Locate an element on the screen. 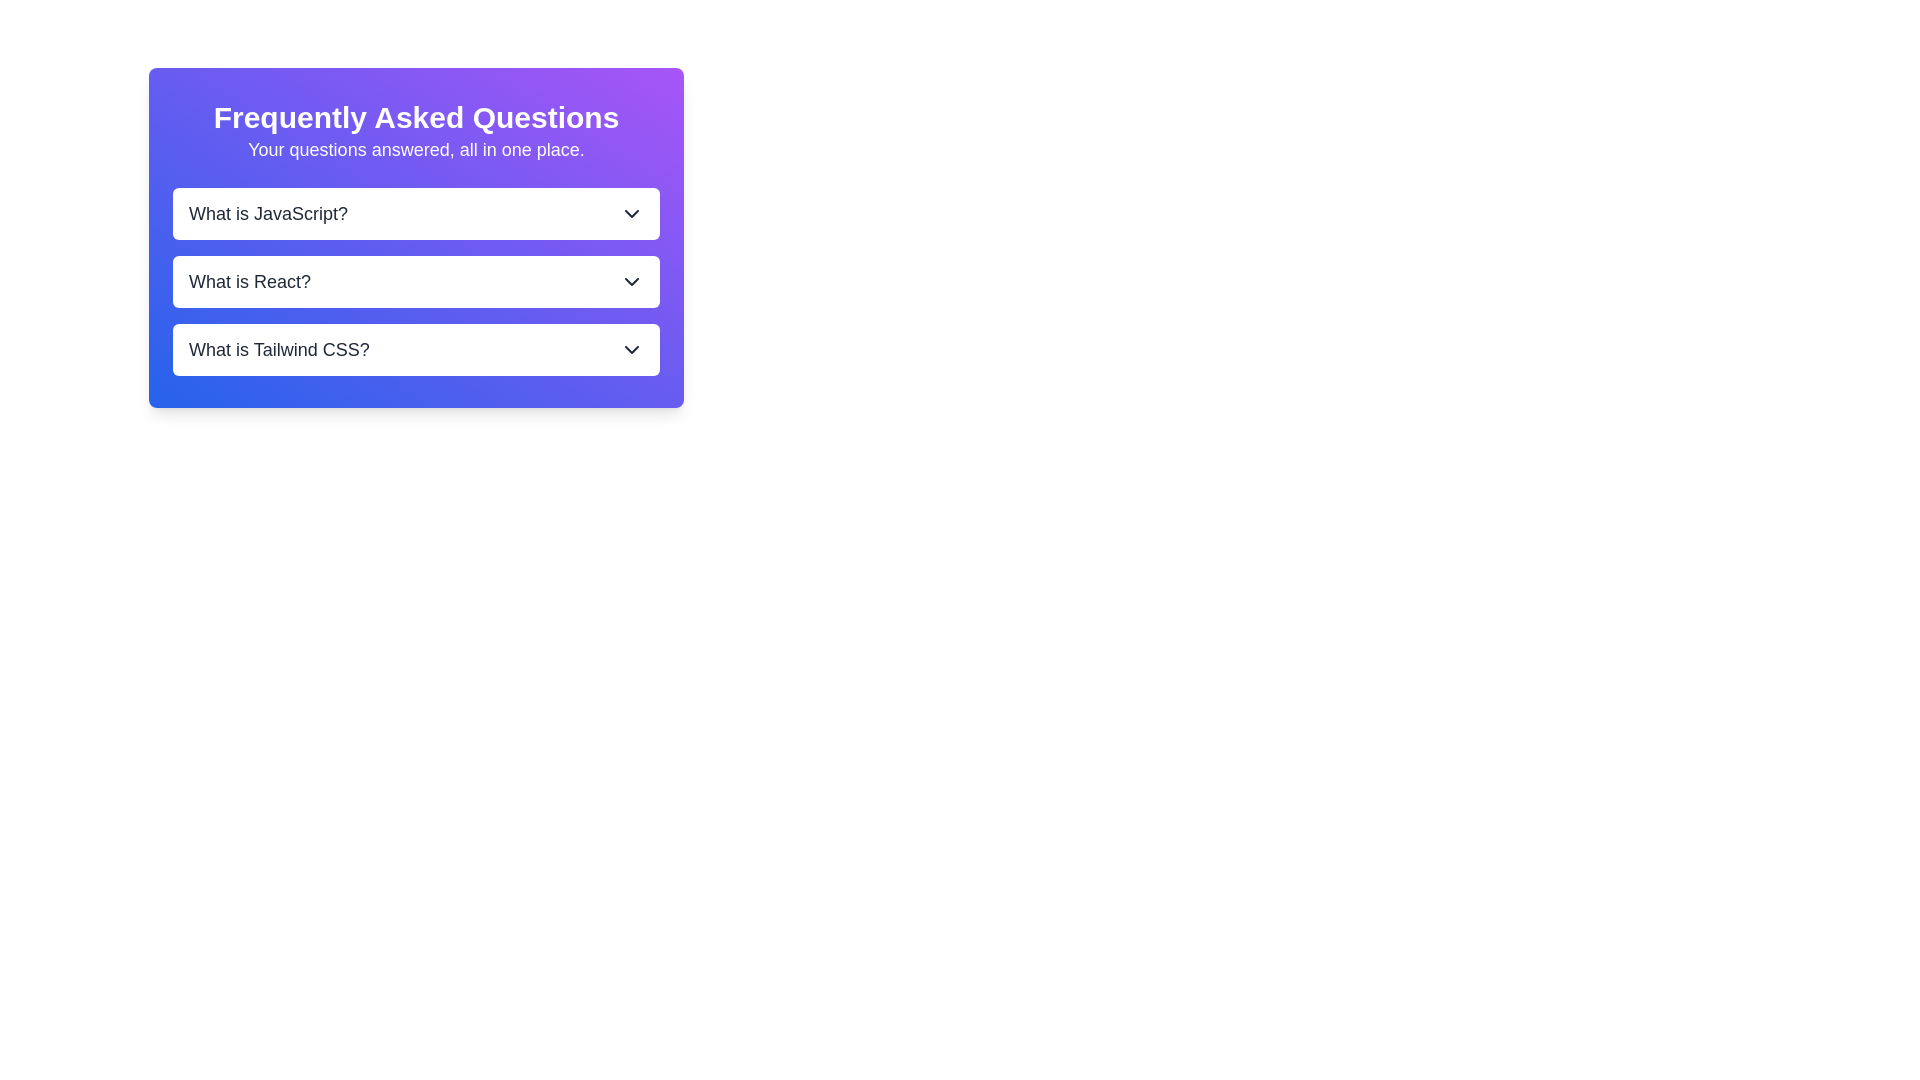 This screenshot has width=1920, height=1080. the Dropdown toggle button labeled 'What is Tailwind CSS?' is located at coordinates (415, 349).